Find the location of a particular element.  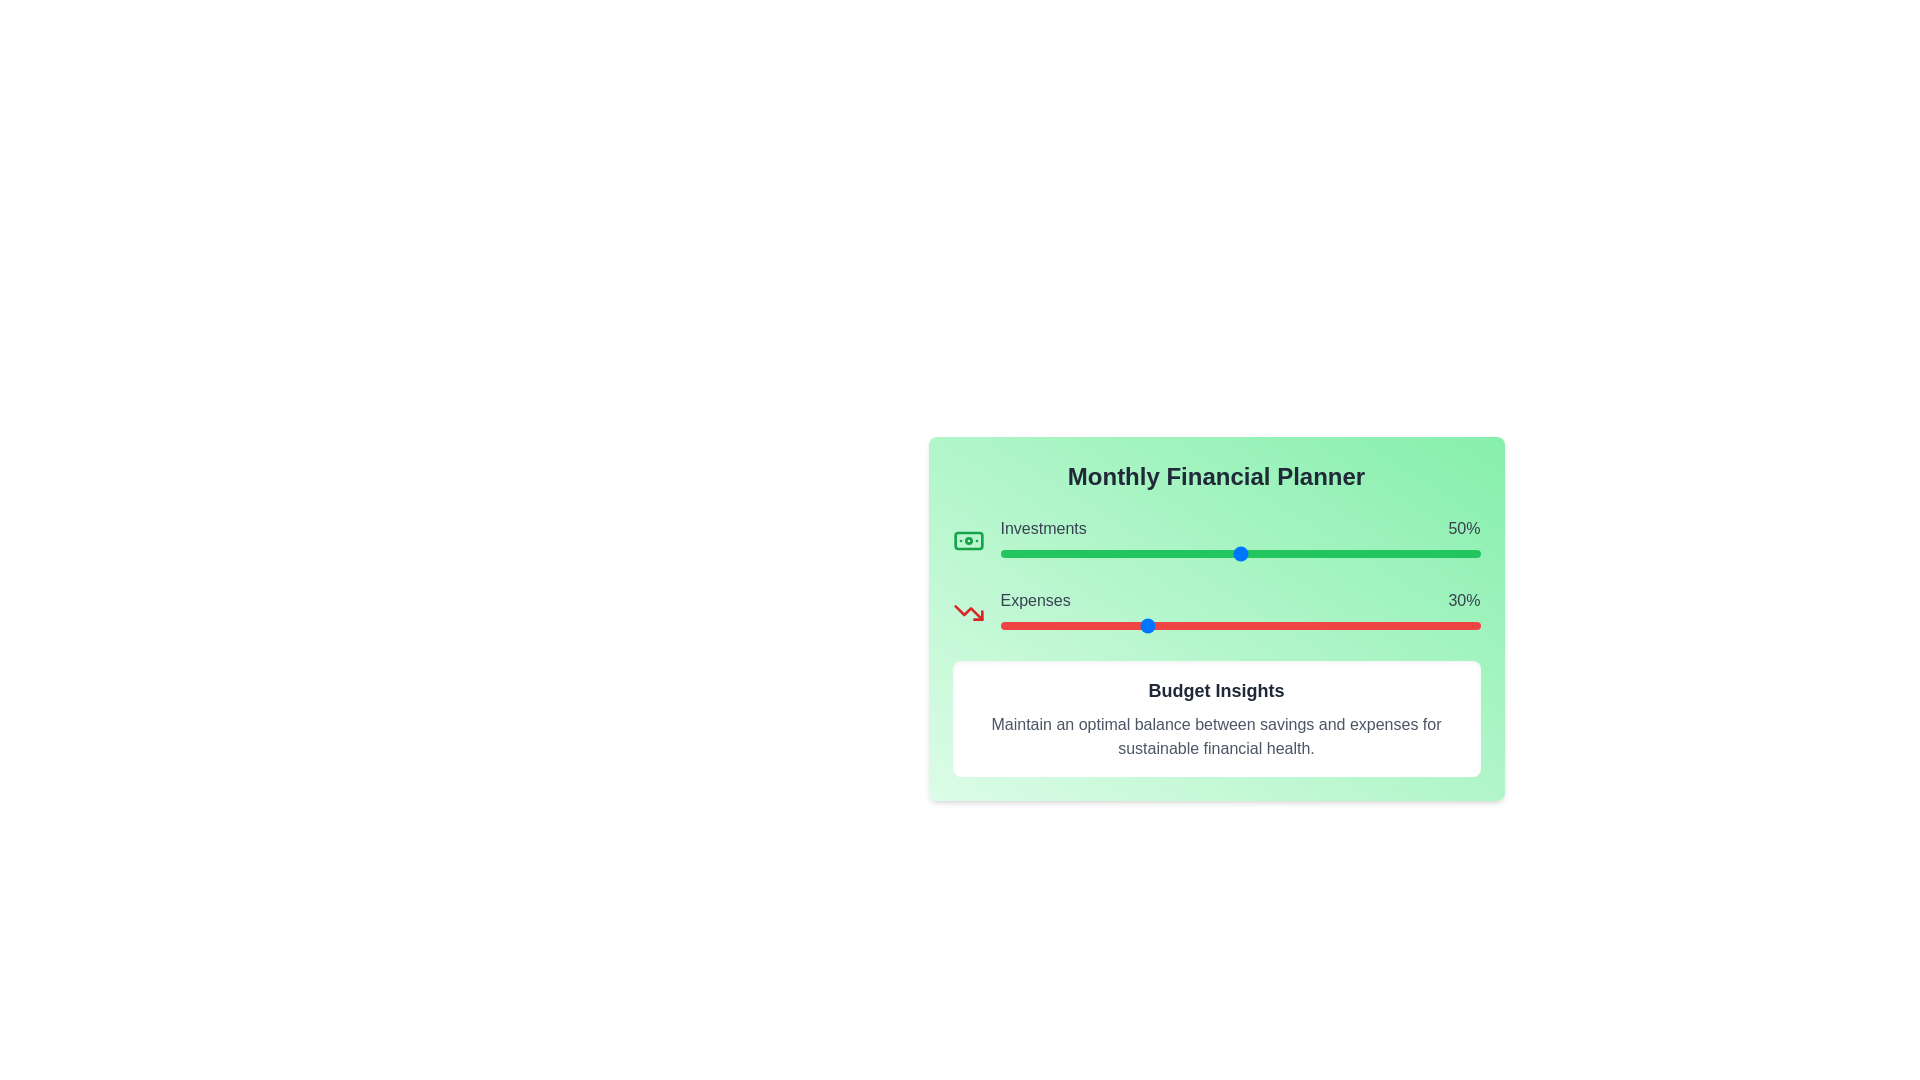

the 'Expenses' slider to set its value to 78% is located at coordinates (1373, 624).